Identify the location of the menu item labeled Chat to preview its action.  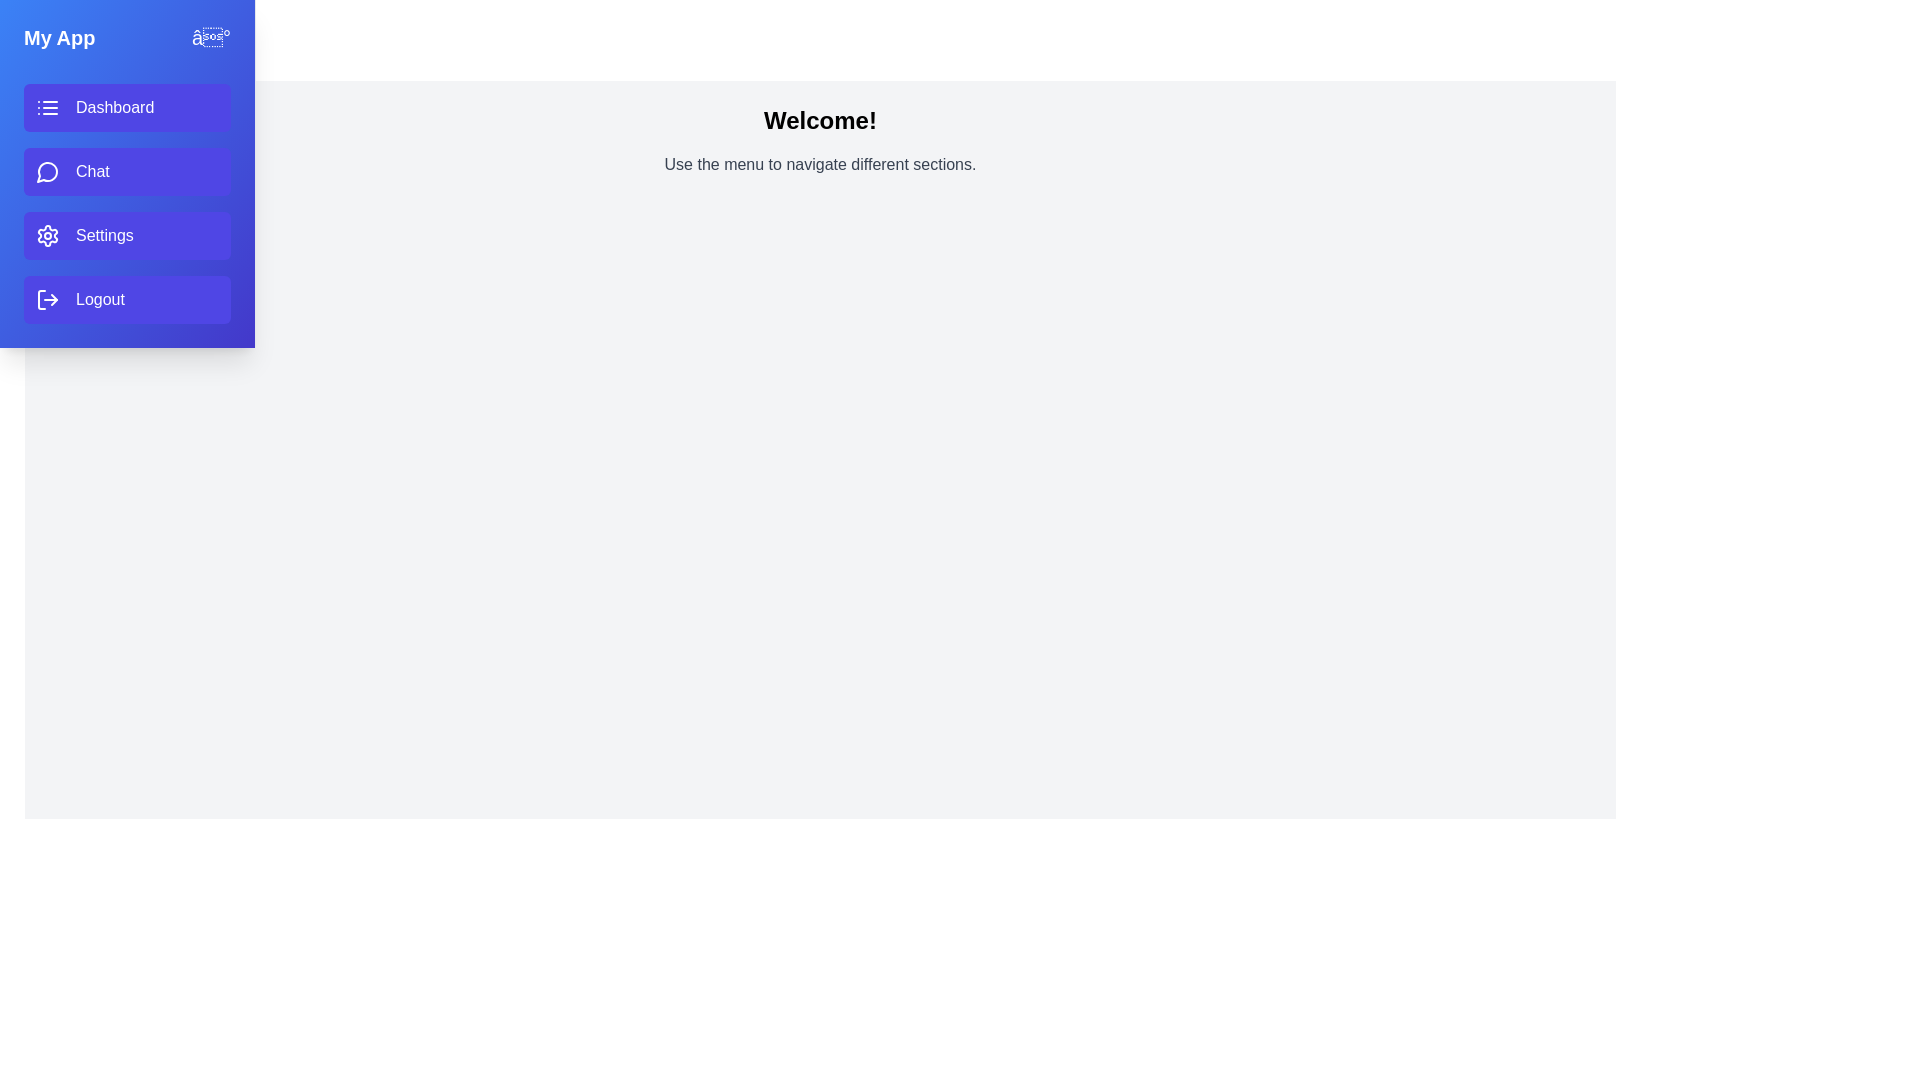
(126, 171).